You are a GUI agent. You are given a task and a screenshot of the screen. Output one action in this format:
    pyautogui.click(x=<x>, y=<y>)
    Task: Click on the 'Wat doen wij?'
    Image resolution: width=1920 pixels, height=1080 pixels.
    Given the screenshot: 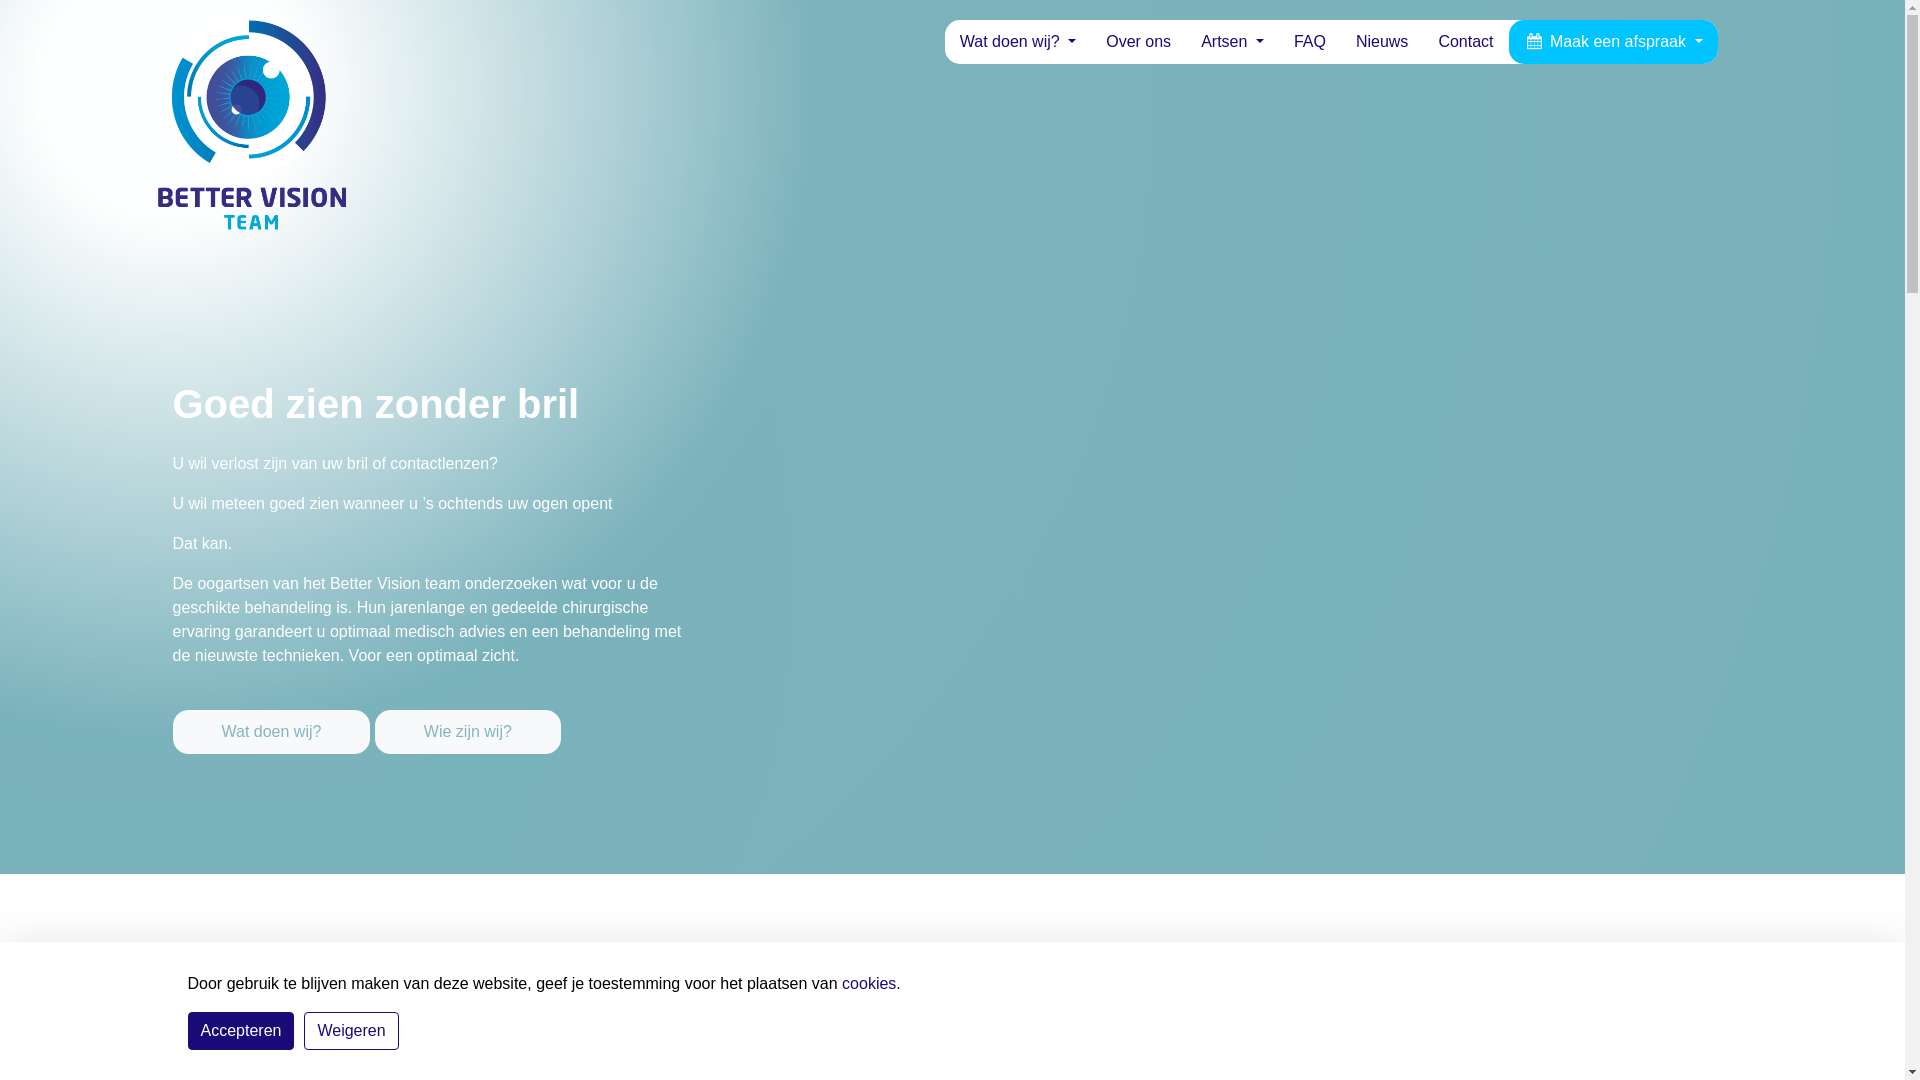 What is the action you would take?
    pyautogui.click(x=272, y=716)
    